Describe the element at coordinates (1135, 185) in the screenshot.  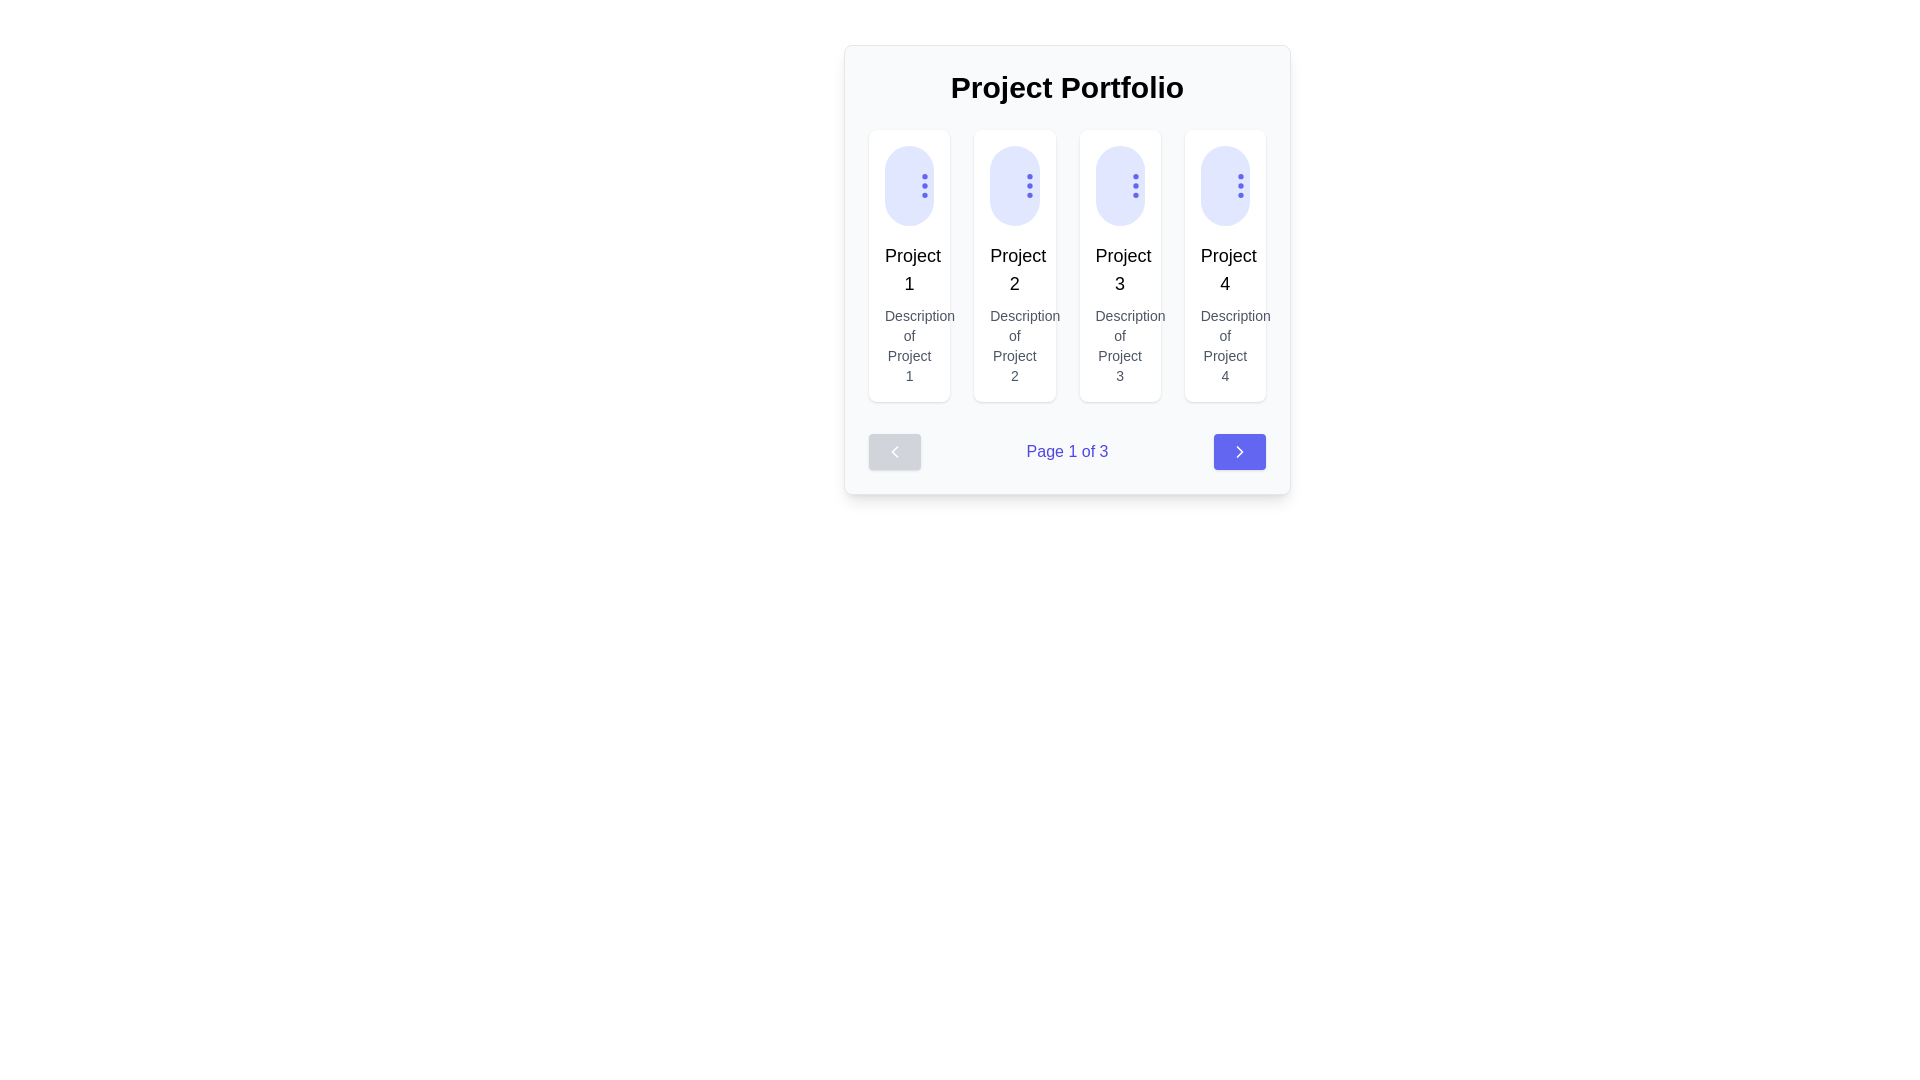
I see `the Three-dot vertical ellipsis icon located in the circular indigo-hued area at the top of the third card in the 'Project Portfolio' section` at that location.